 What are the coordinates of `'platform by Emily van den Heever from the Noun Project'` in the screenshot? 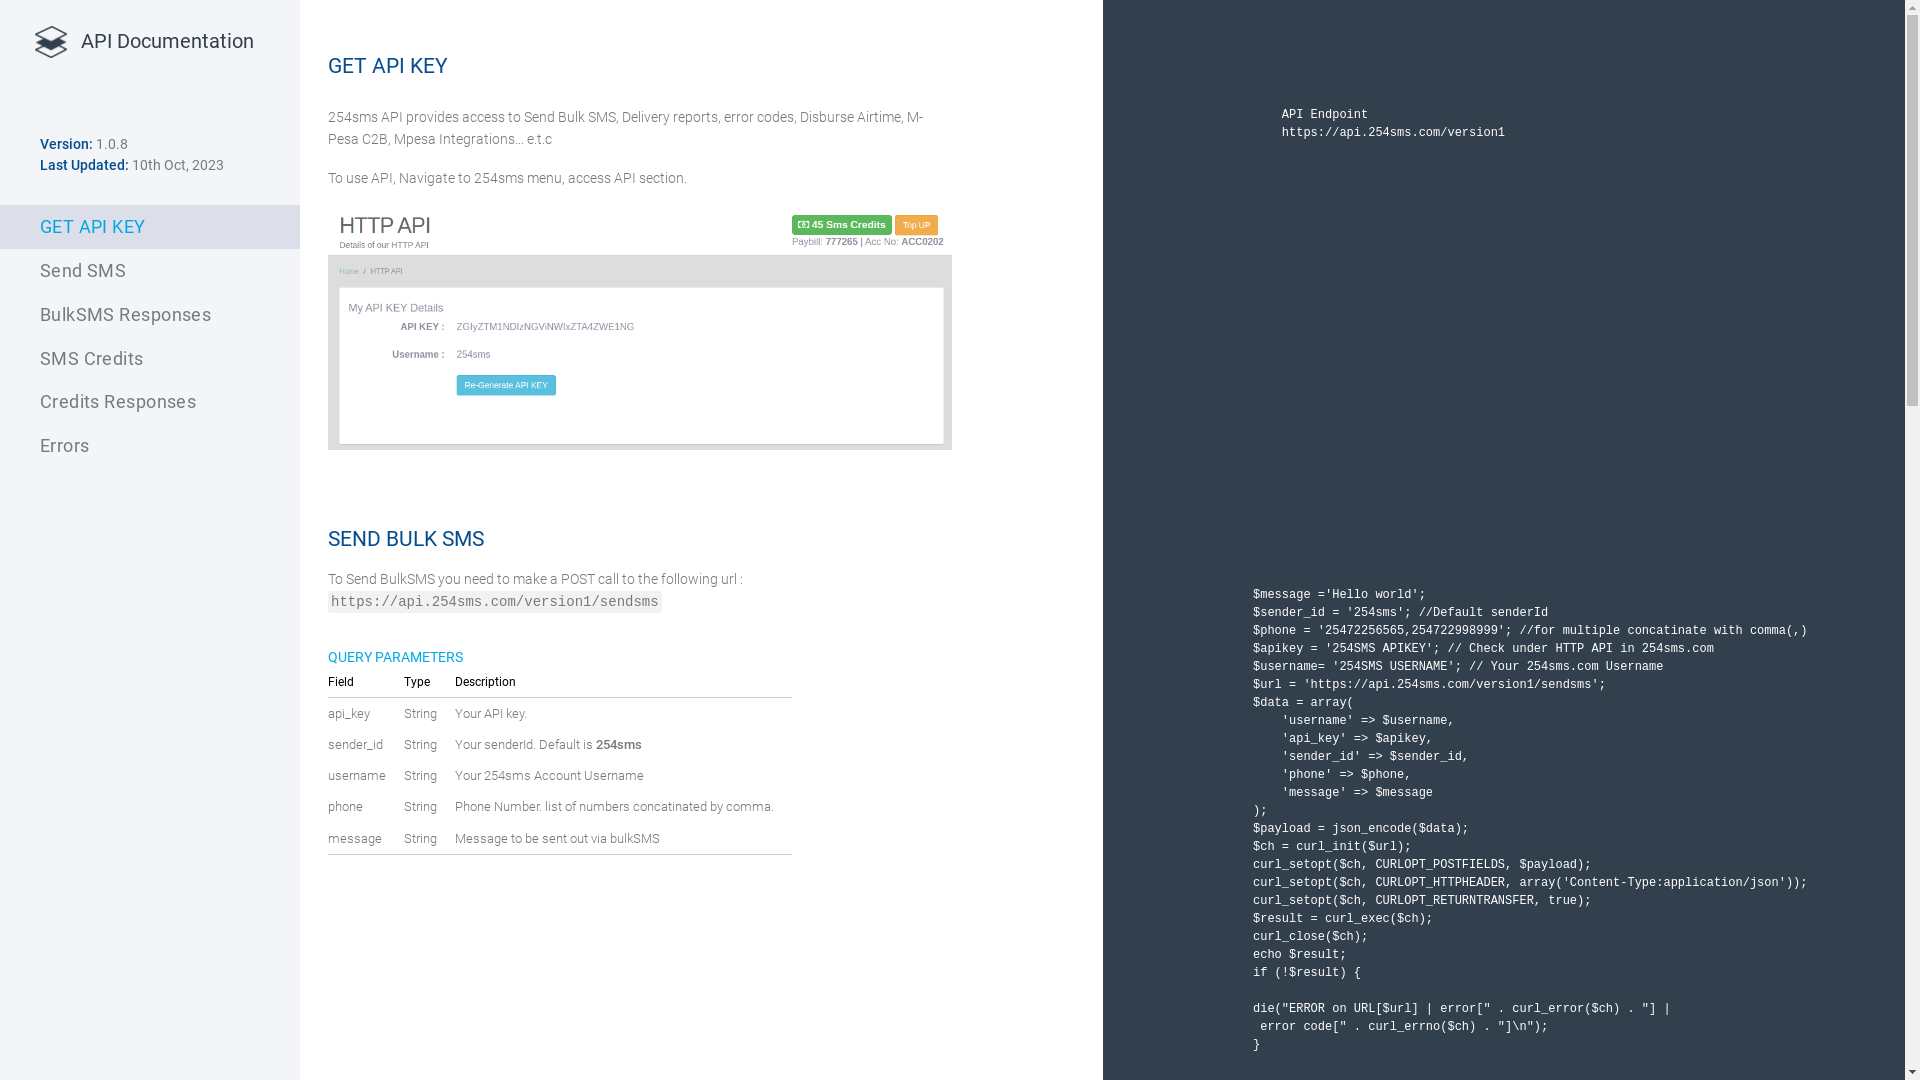 It's located at (49, 42).